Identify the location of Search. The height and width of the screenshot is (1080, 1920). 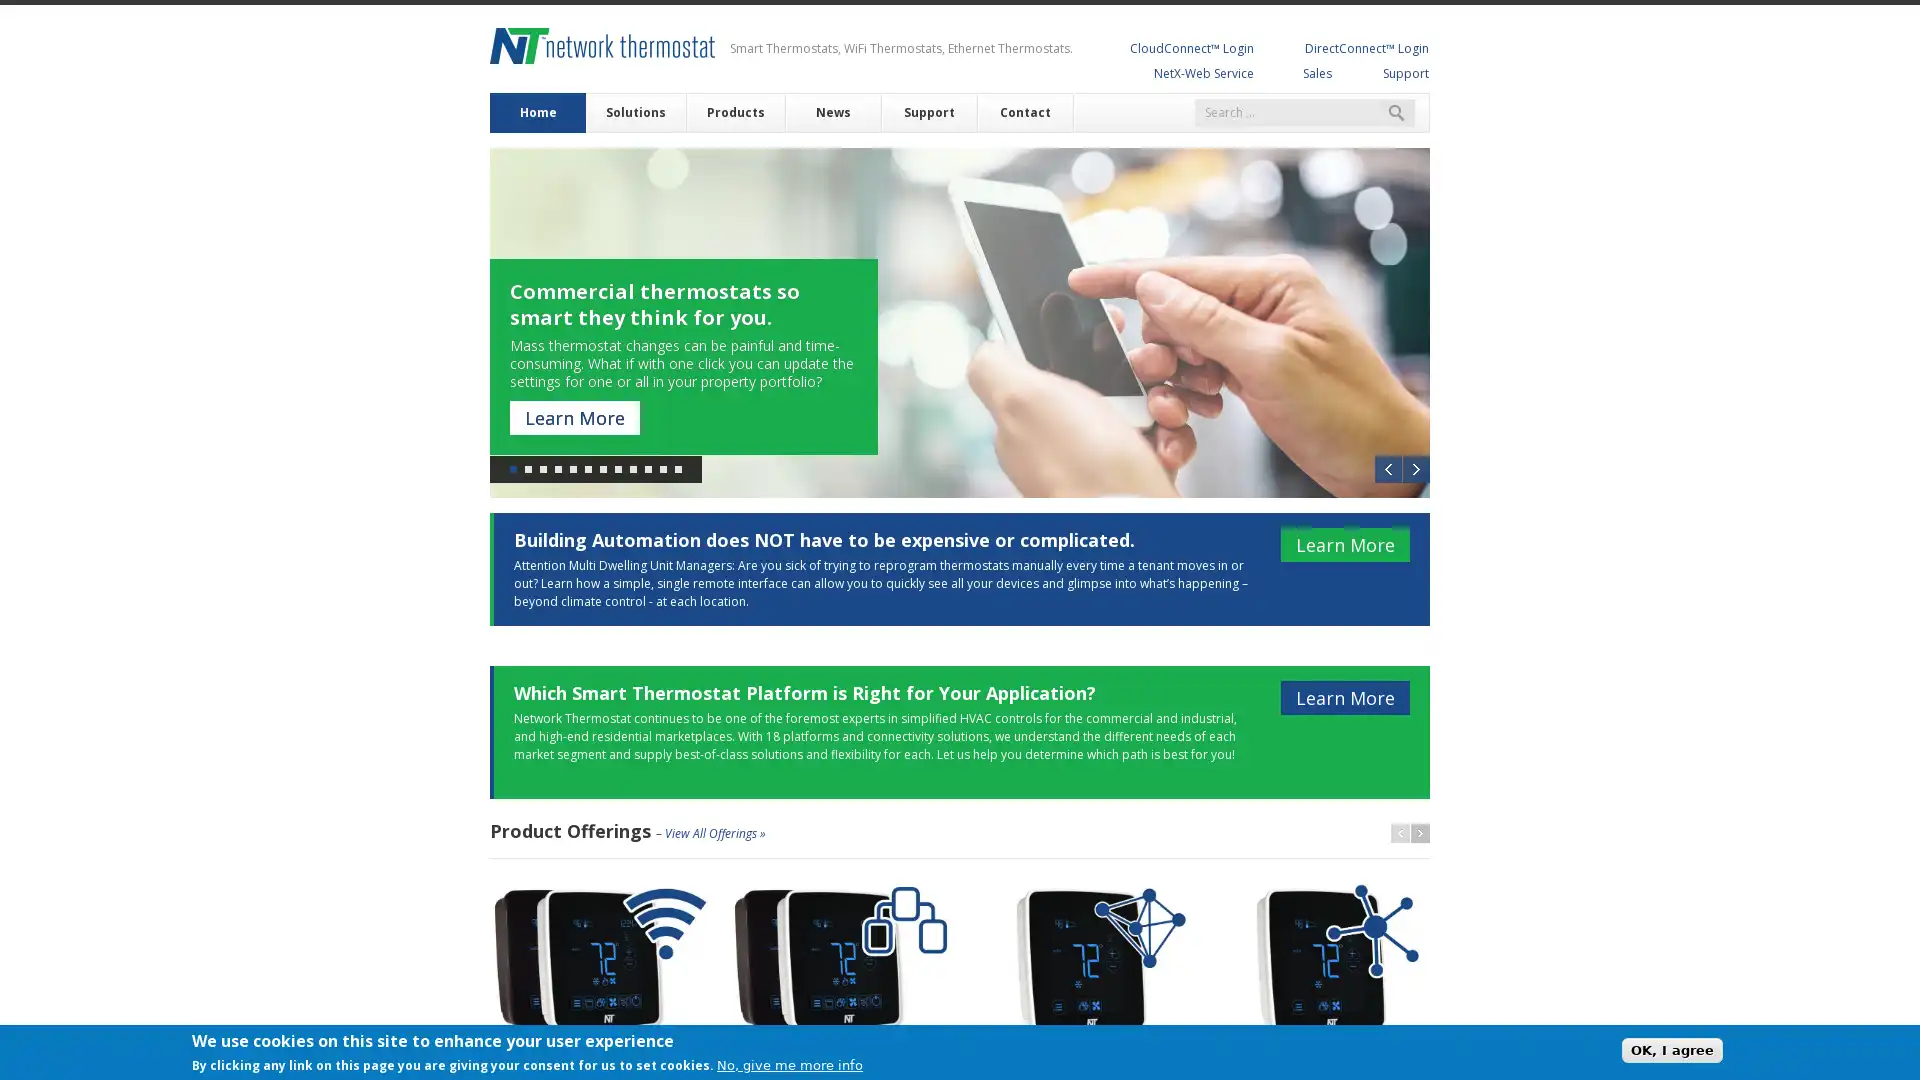
(1395, 112).